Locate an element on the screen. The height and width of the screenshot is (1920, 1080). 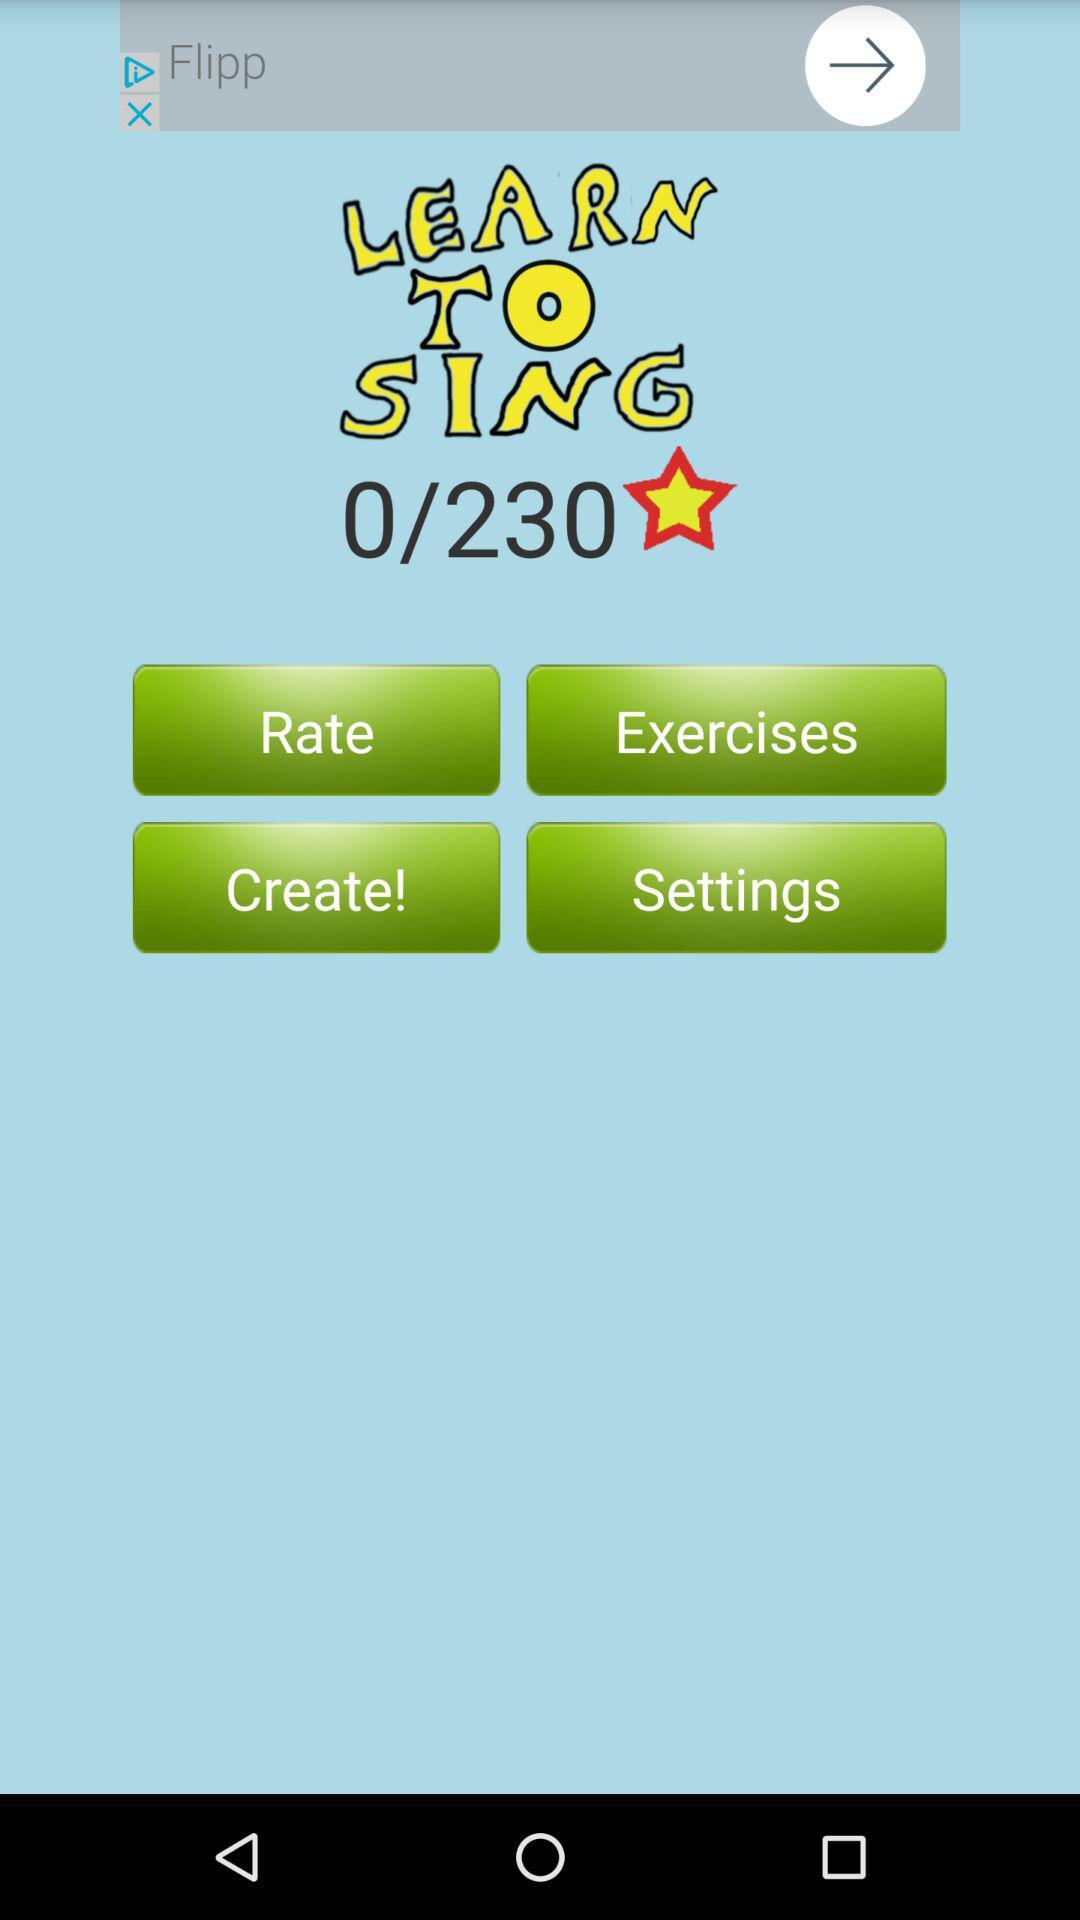
next is located at coordinates (540, 65).